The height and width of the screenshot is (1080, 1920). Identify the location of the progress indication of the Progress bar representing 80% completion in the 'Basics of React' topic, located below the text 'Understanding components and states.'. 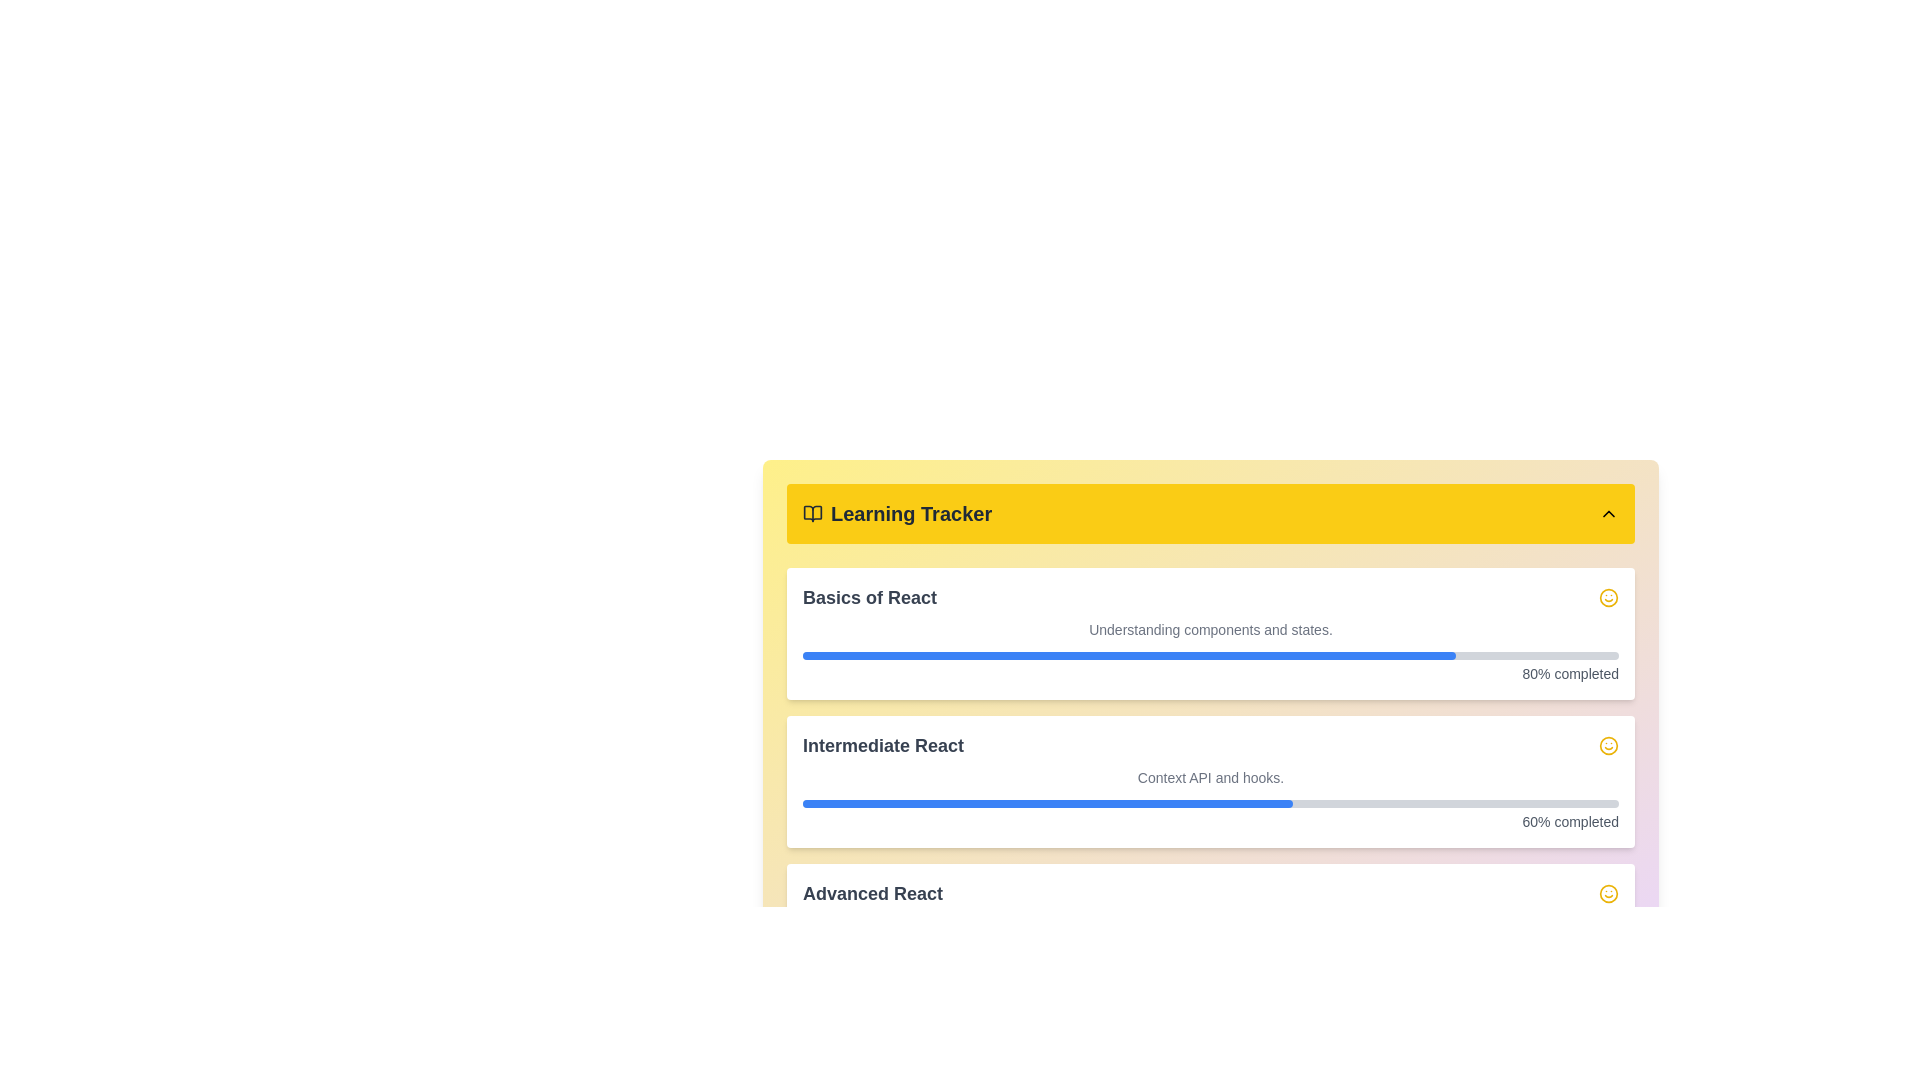
(1209, 655).